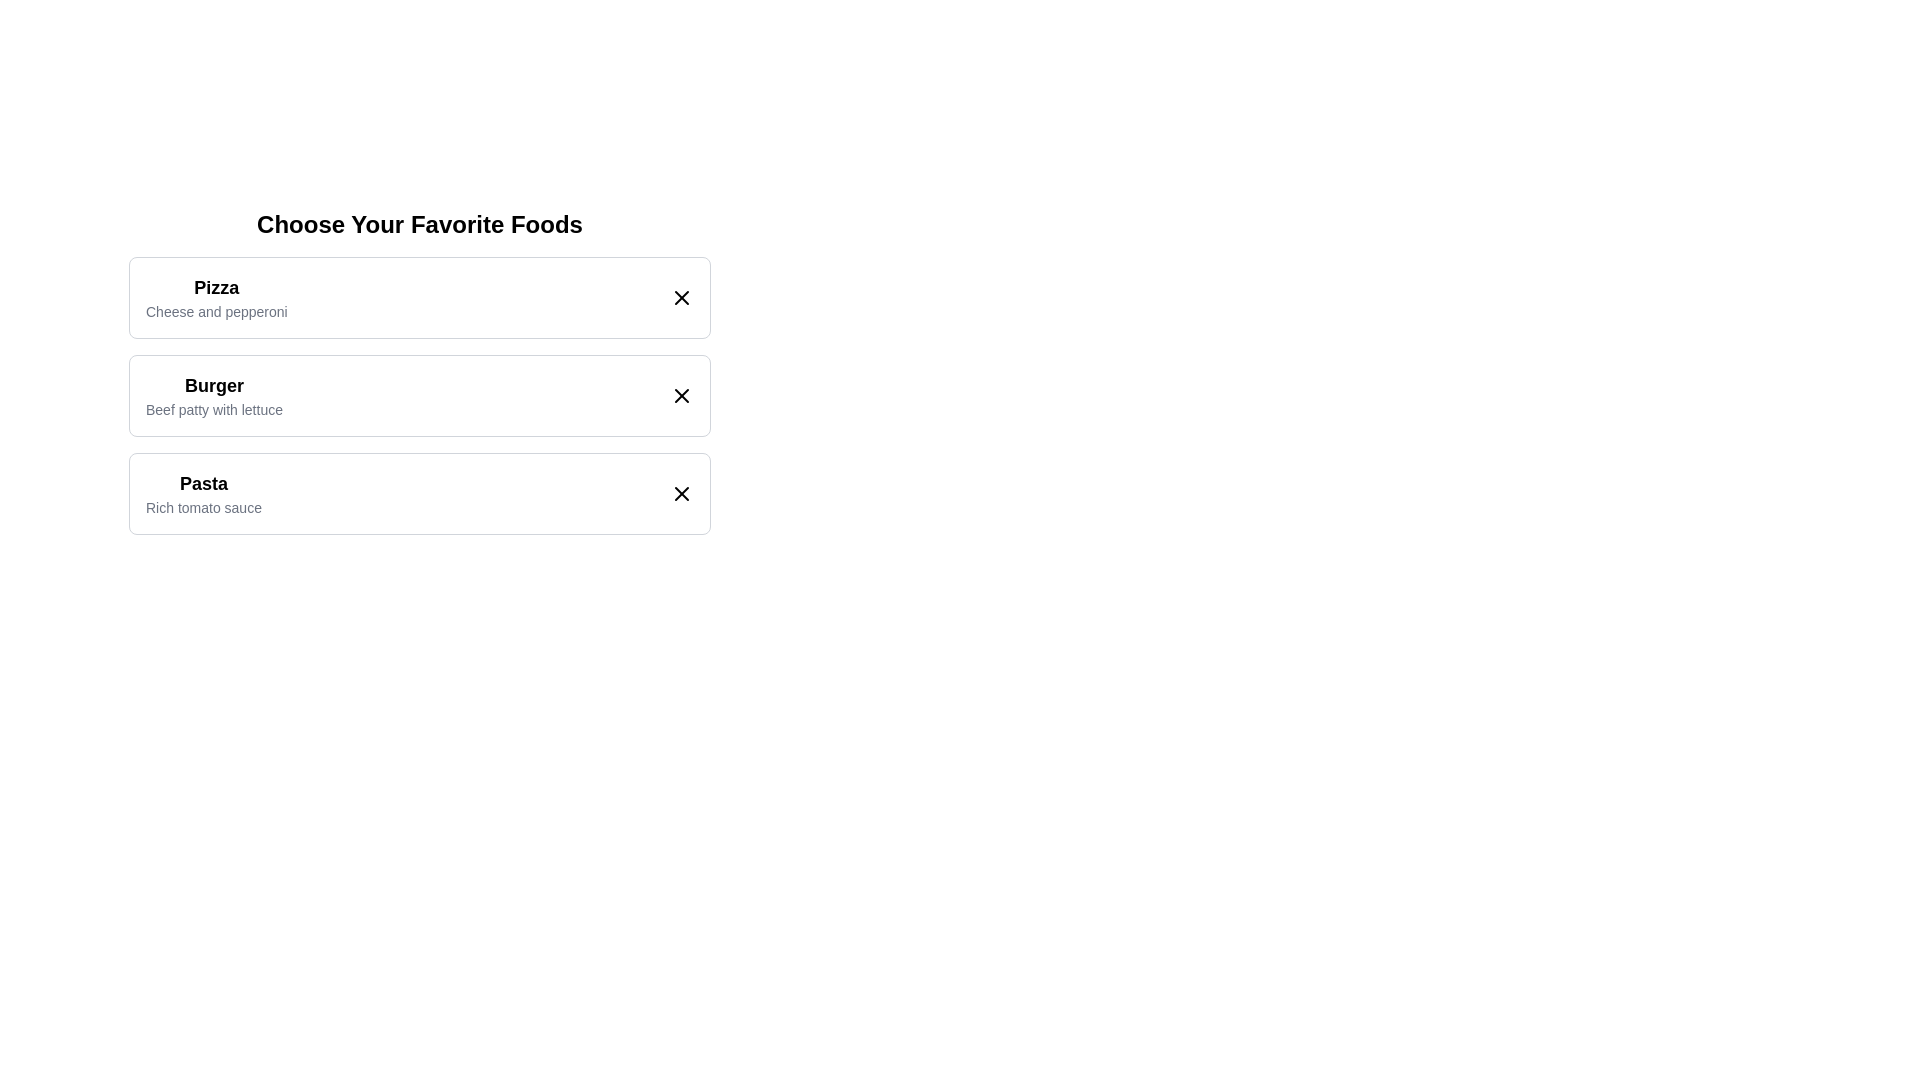  Describe the element at coordinates (419, 371) in the screenshot. I see `the second selectable item in the list, which represents the 'Burger' option` at that location.